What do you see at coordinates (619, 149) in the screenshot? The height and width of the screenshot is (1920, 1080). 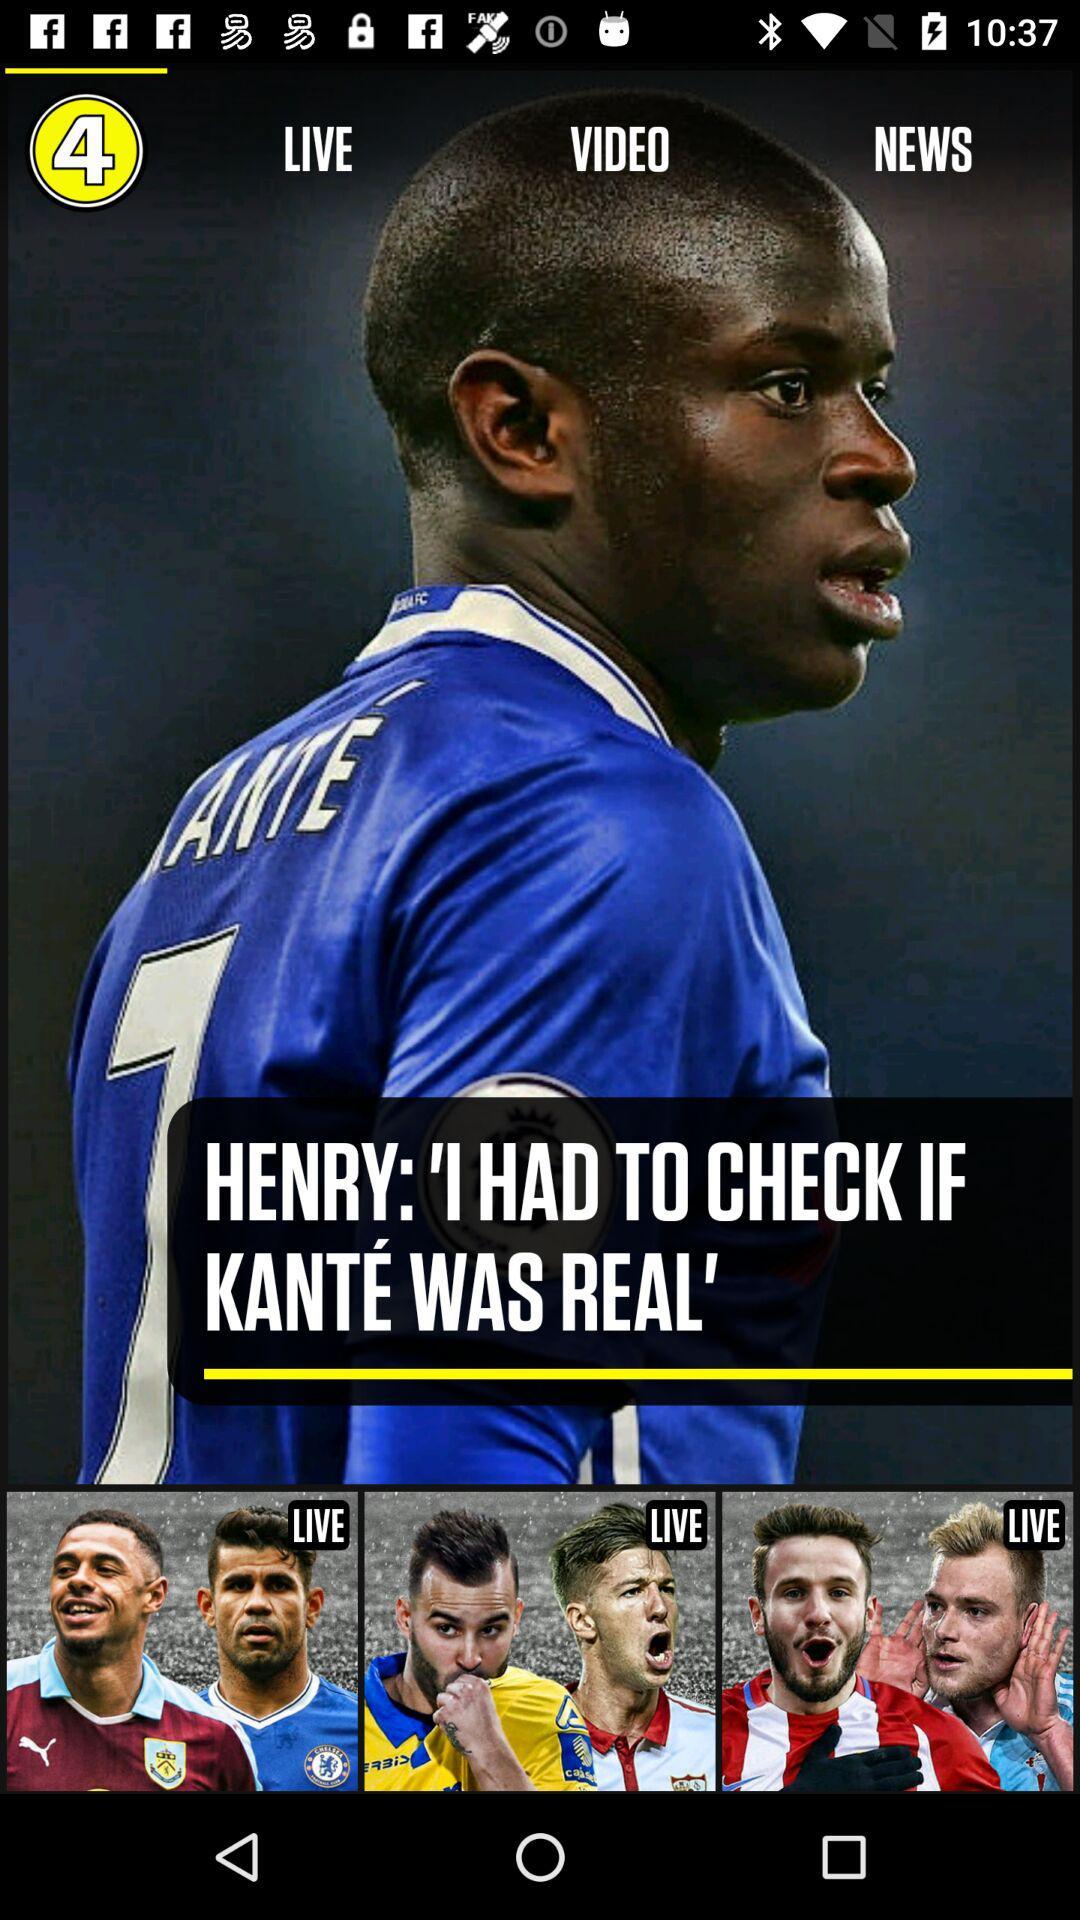 I see `the item above the henry i had icon` at bounding box center [619, 149].